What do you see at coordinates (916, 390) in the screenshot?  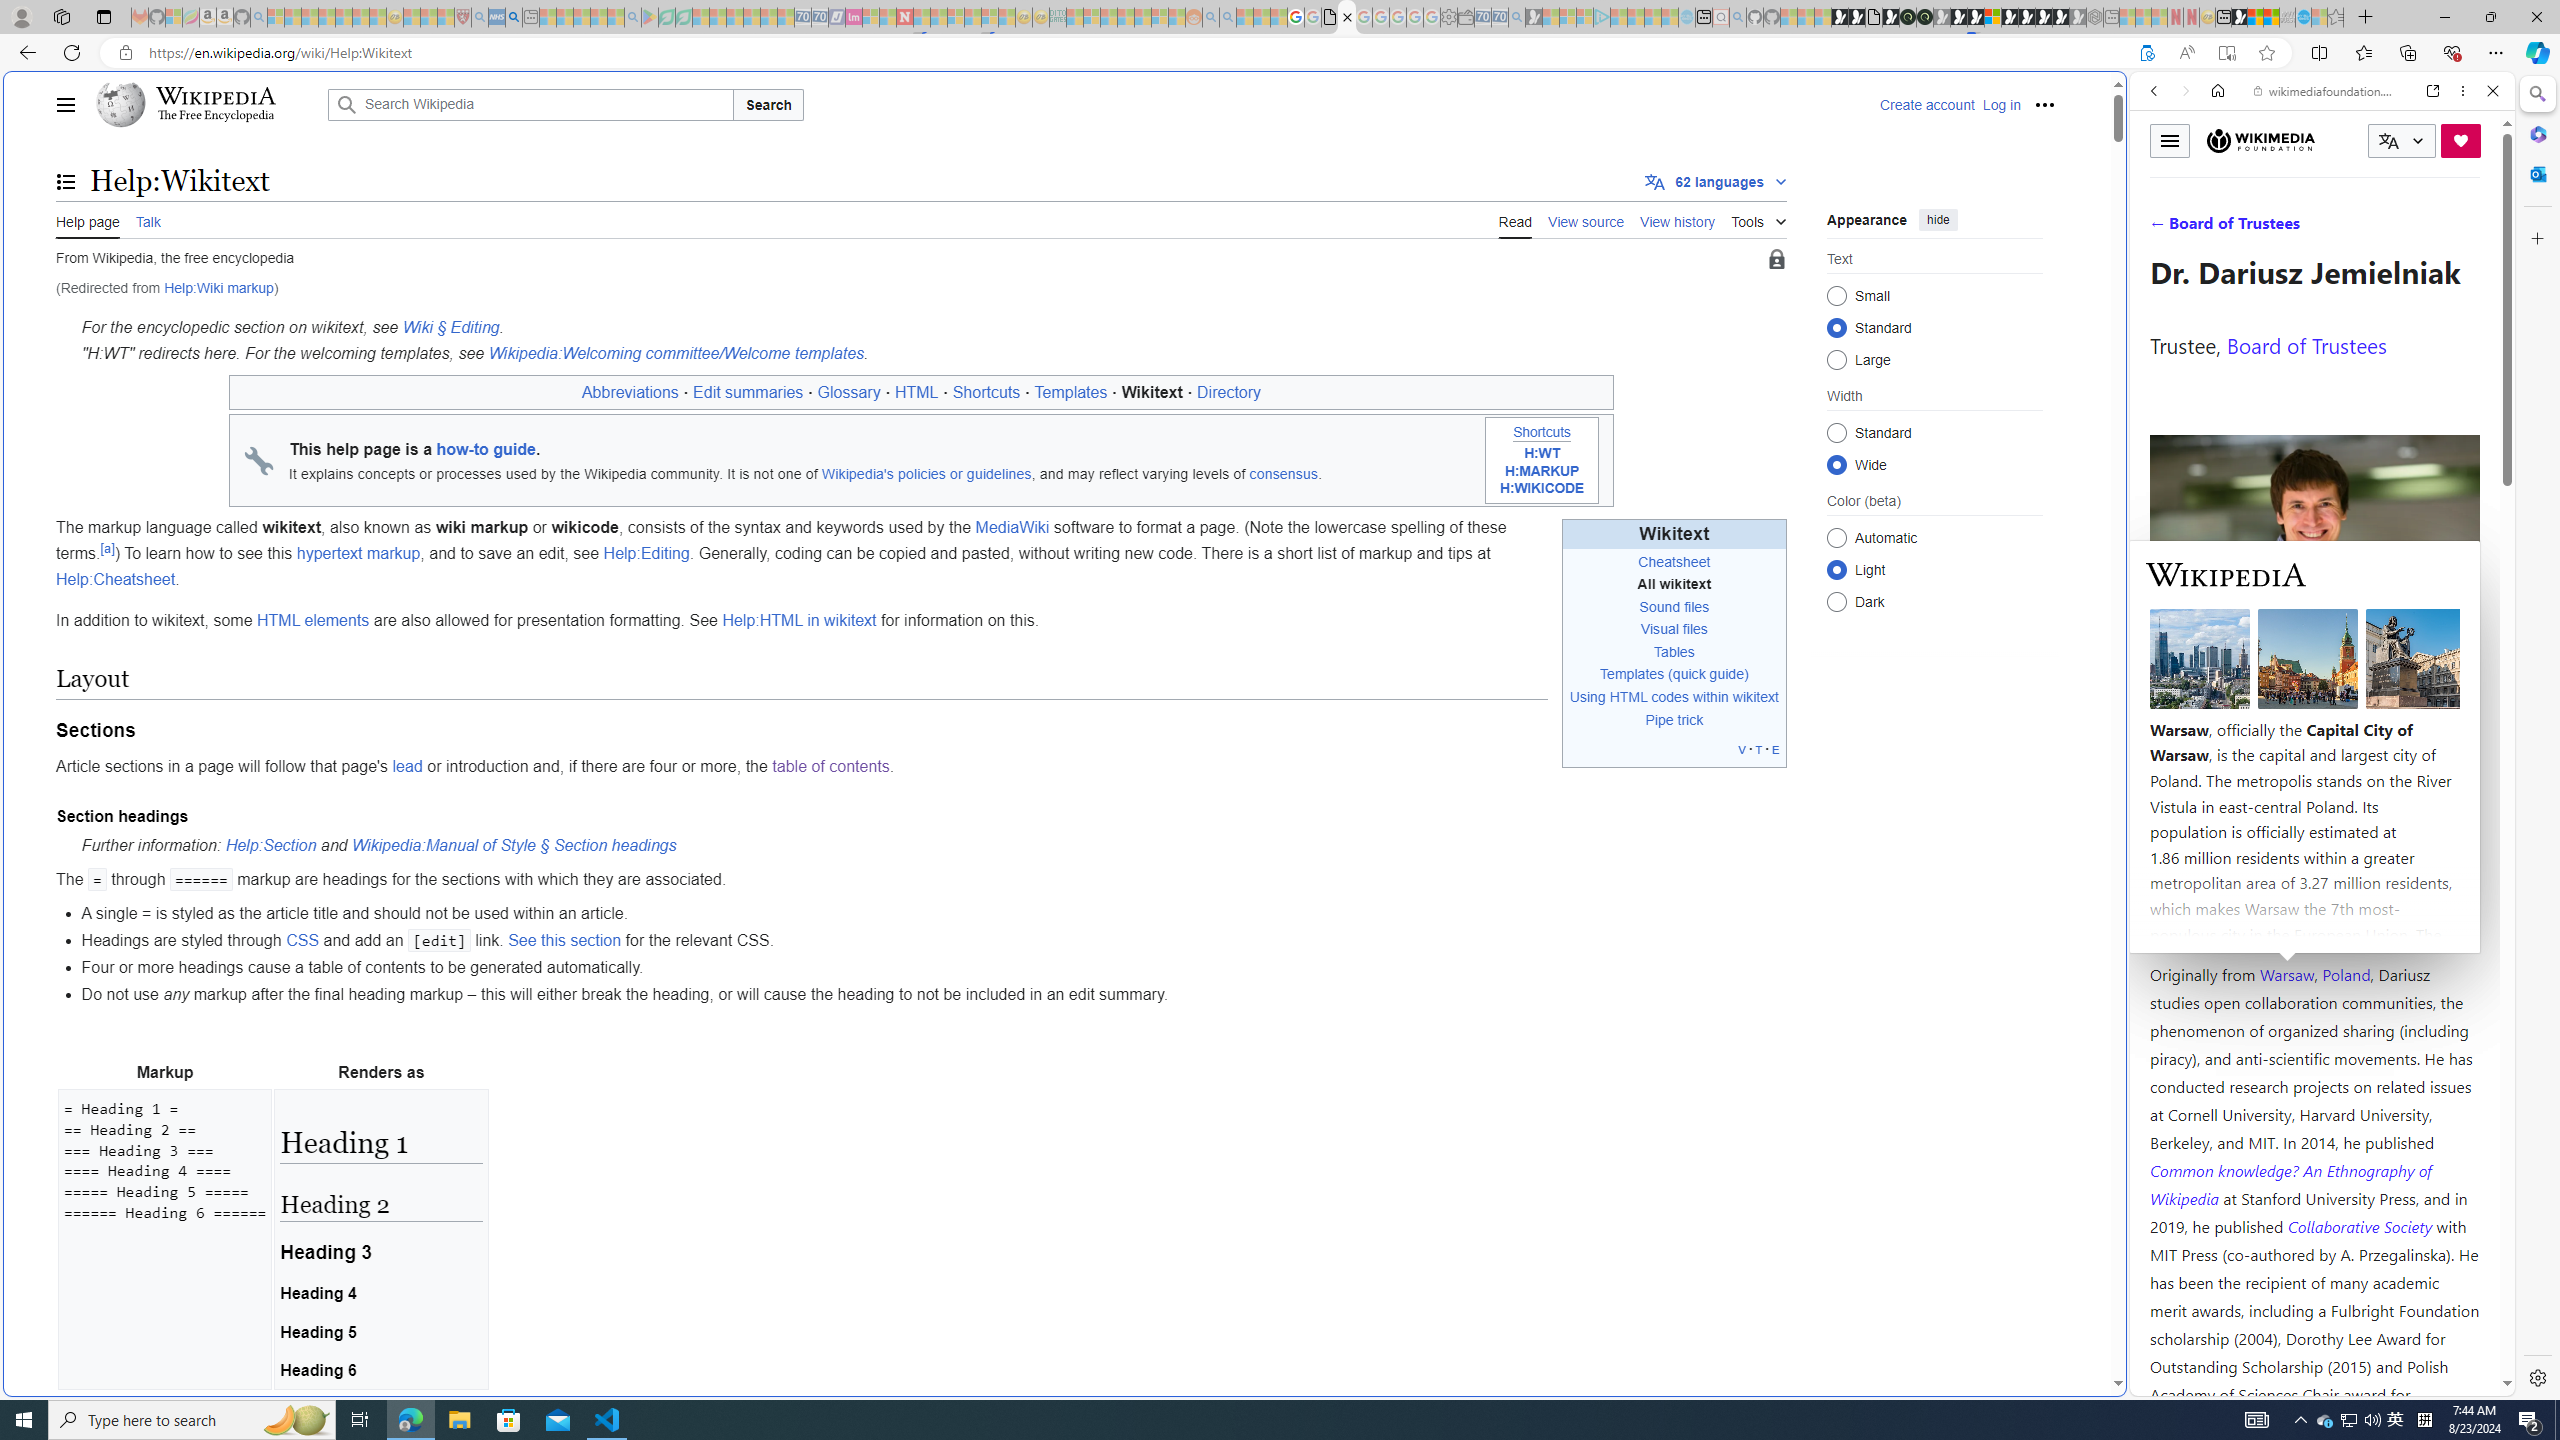 I see `'HTML'` at bounding box center [916, 390].